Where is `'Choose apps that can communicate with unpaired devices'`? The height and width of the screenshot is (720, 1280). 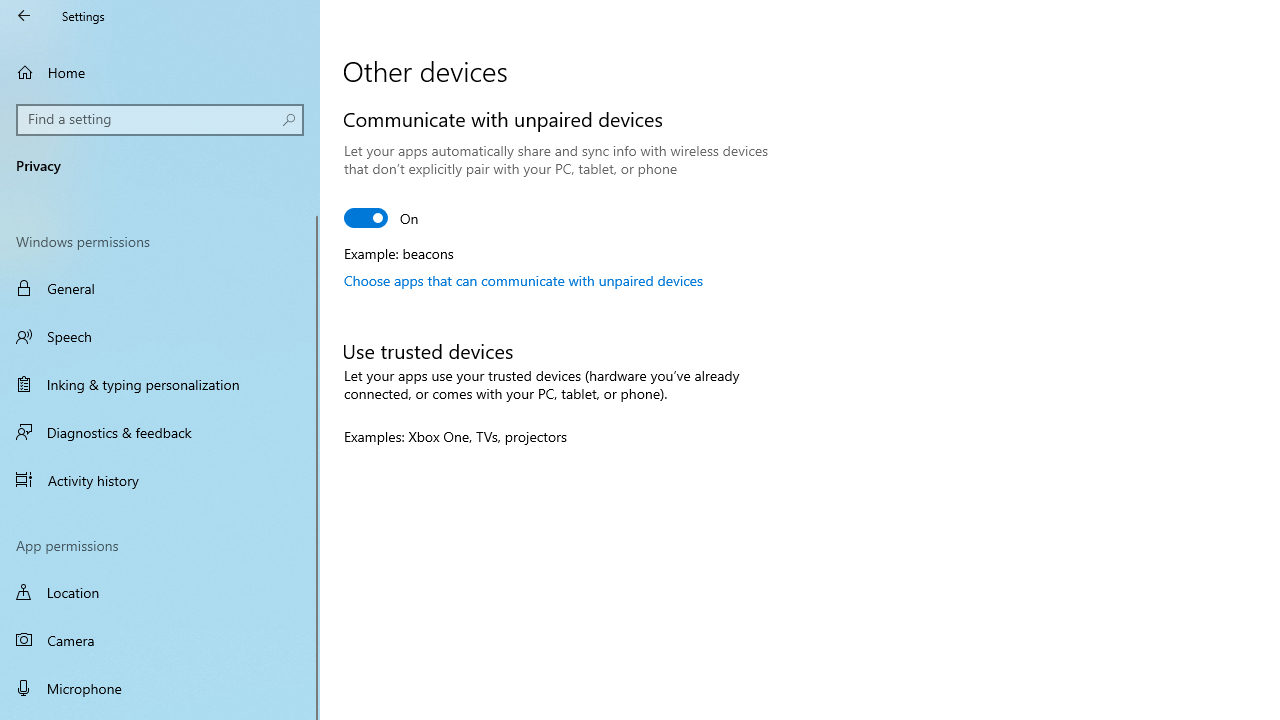
'Choose apps that can communicate with unpaired devices' is located at coordinates (523, 280).